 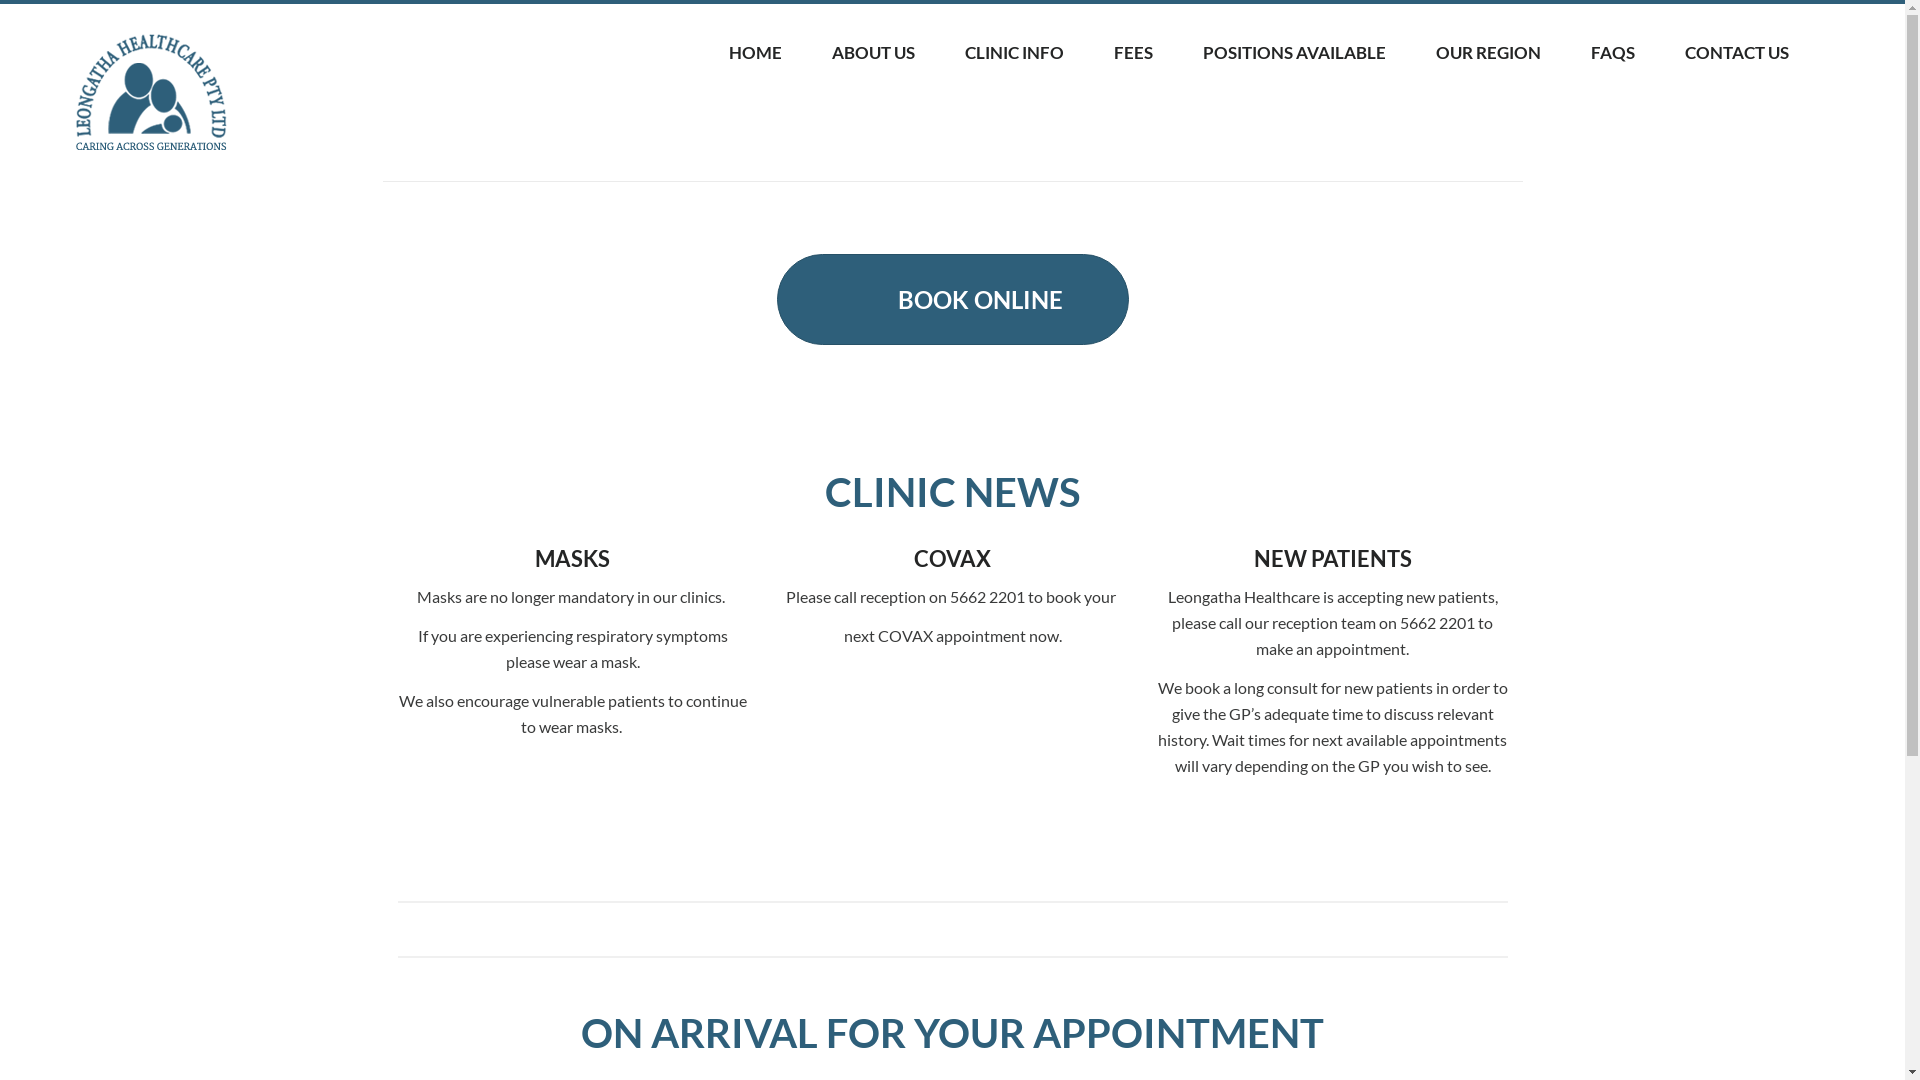 I want to click on 'FAQS', so click(x=1612, y=52).